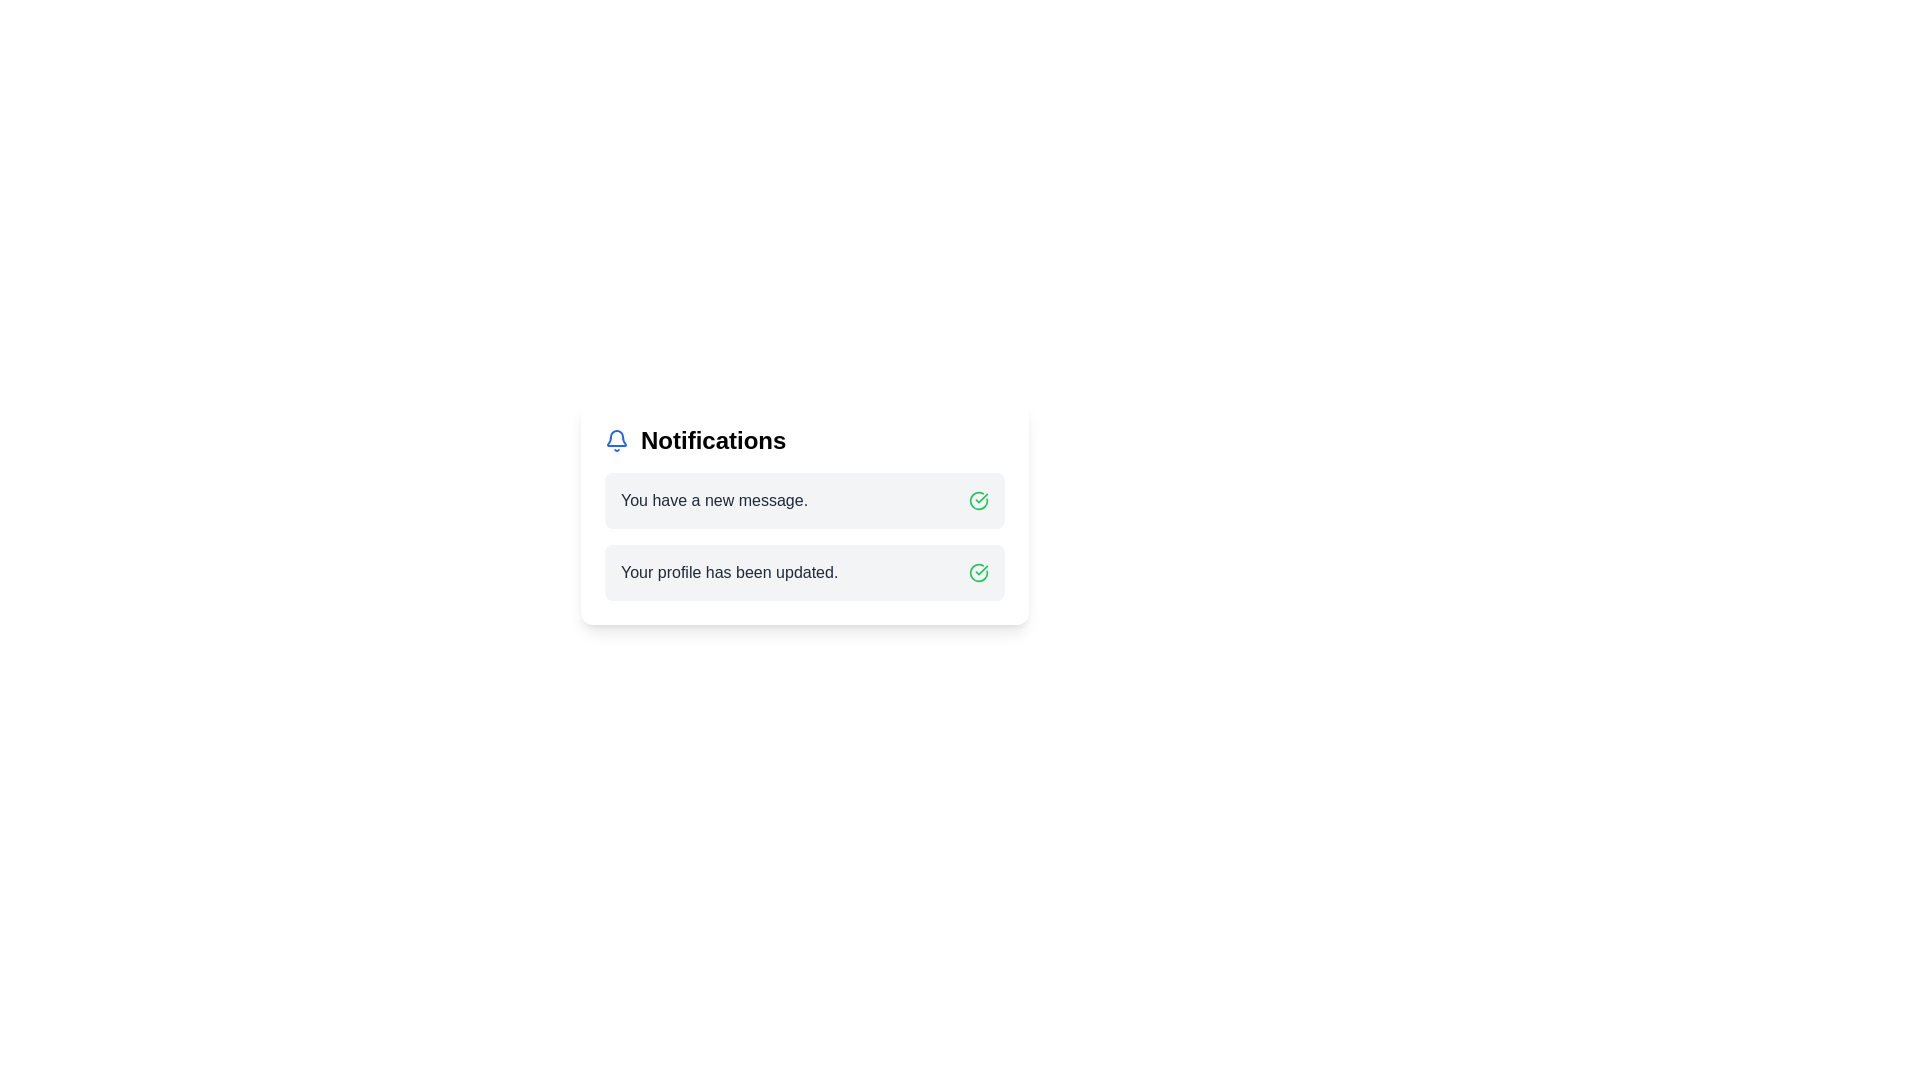  What do you see at coordinates (979, 500) in the screenshot?
I see `the circular green checkmark icon located at the right end of the notification card containing the message 'You have a new message.'` at bounding box center [979, 500].